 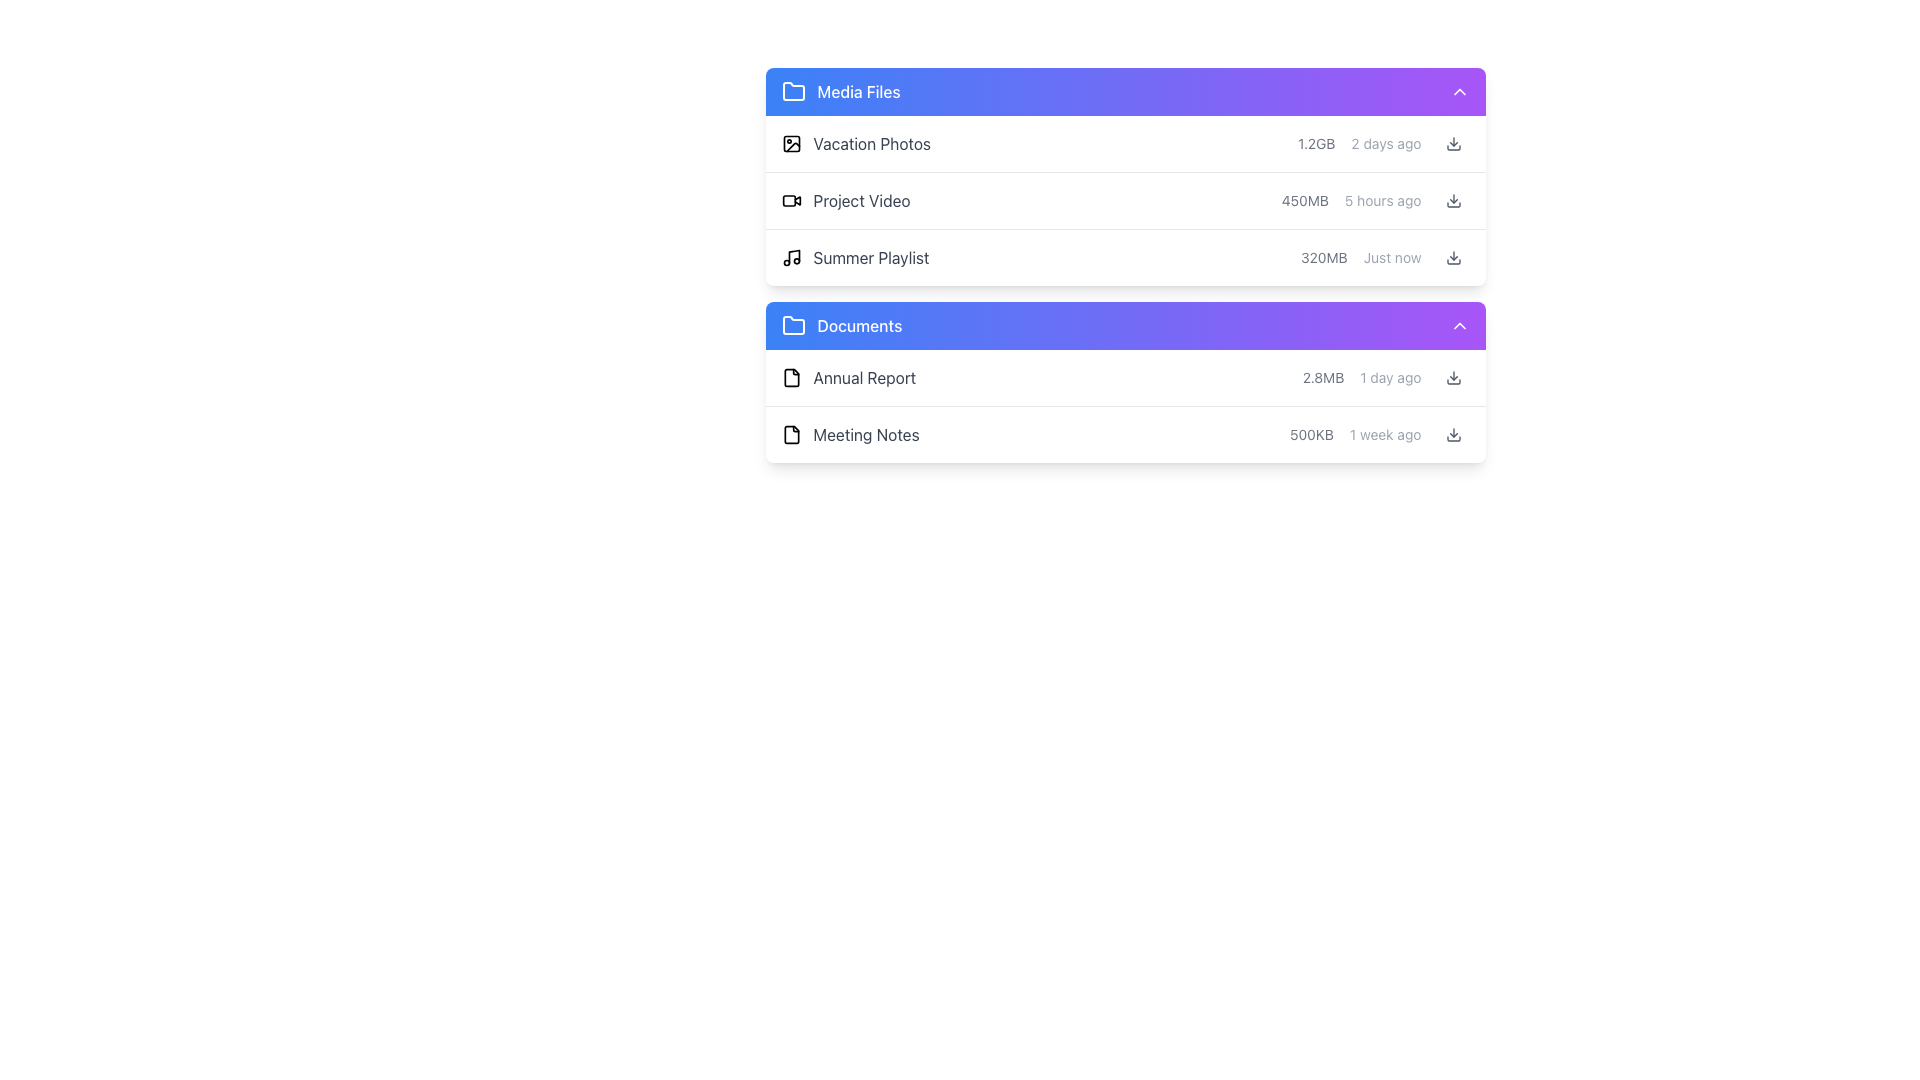 What do you see at coordinates (1374, 200) in the screenshot?
I see `the Text Display element that shows file-related metadata, located to the right of the 'Project Video' entry in the 'Media Files' section` at bounding box center [1374, 200].